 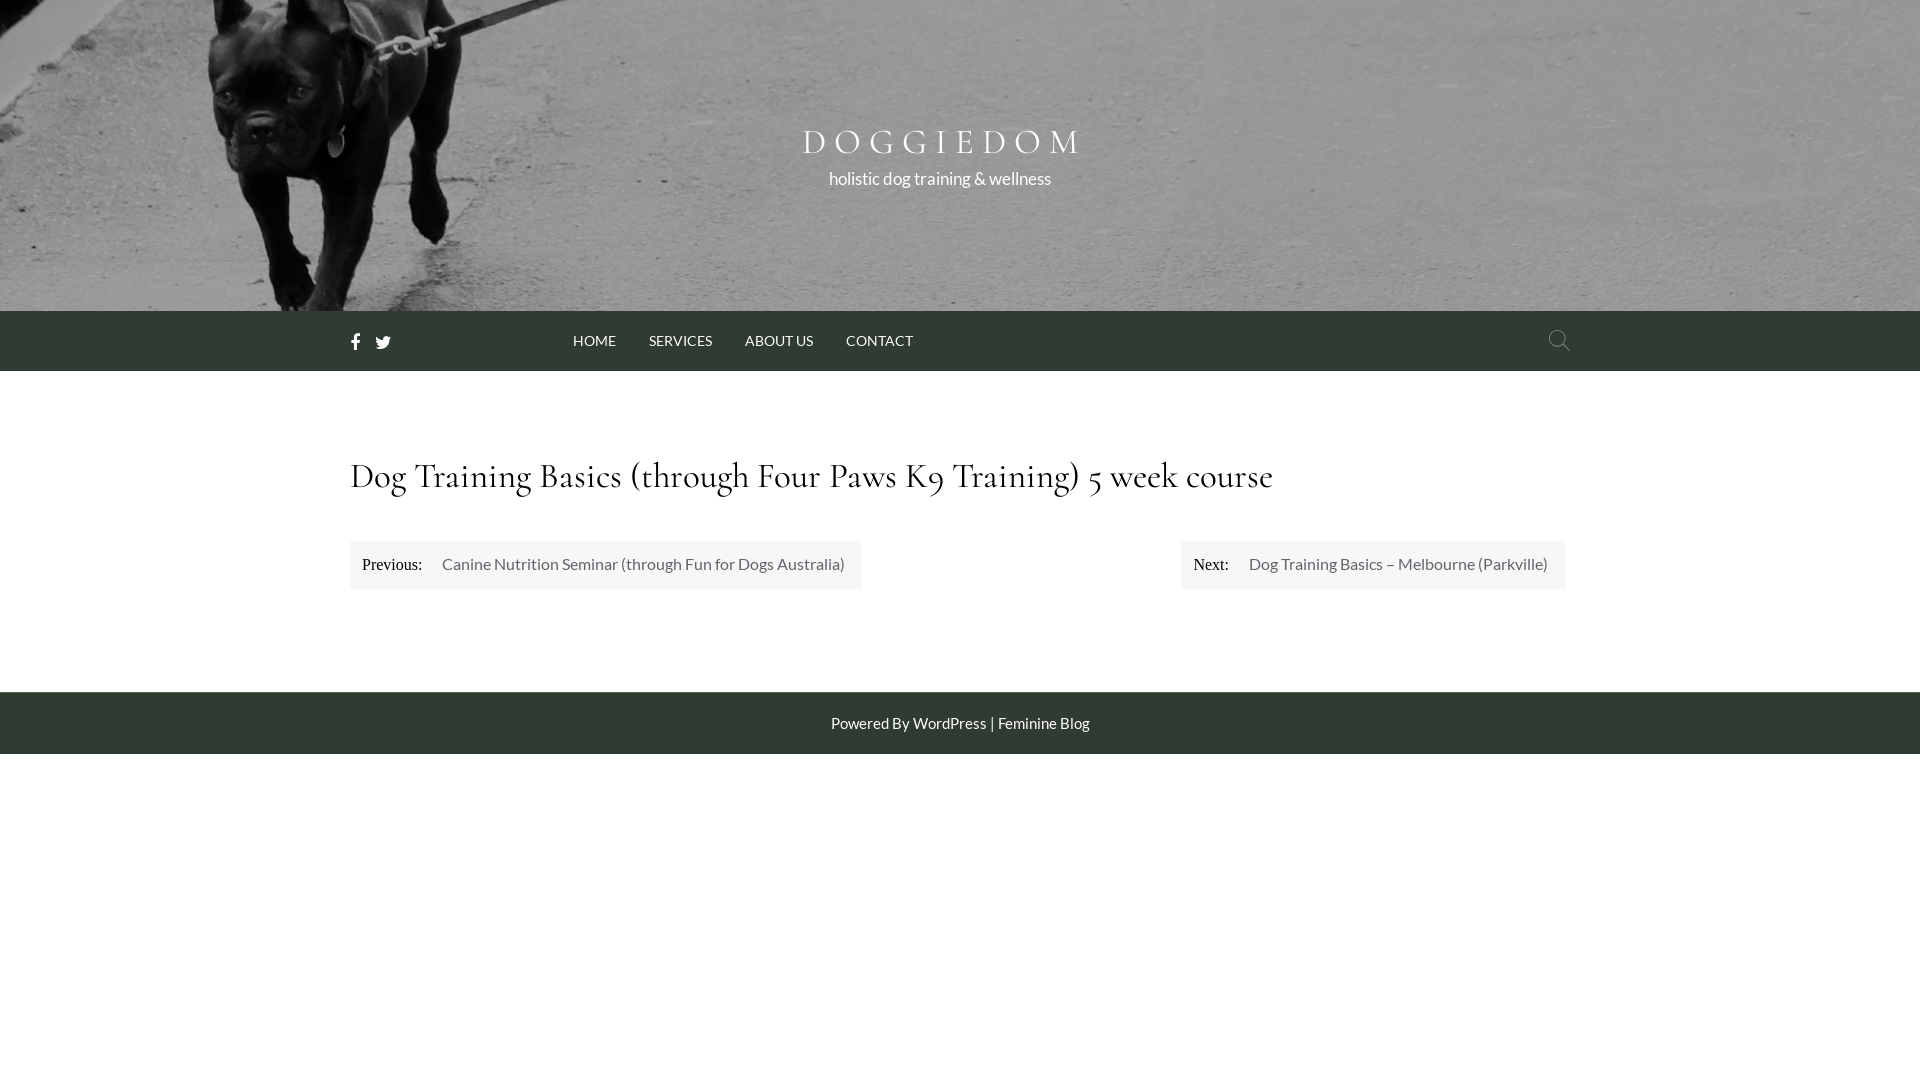 I want to click on 'ABOUT US', so click(x=777, y=337).